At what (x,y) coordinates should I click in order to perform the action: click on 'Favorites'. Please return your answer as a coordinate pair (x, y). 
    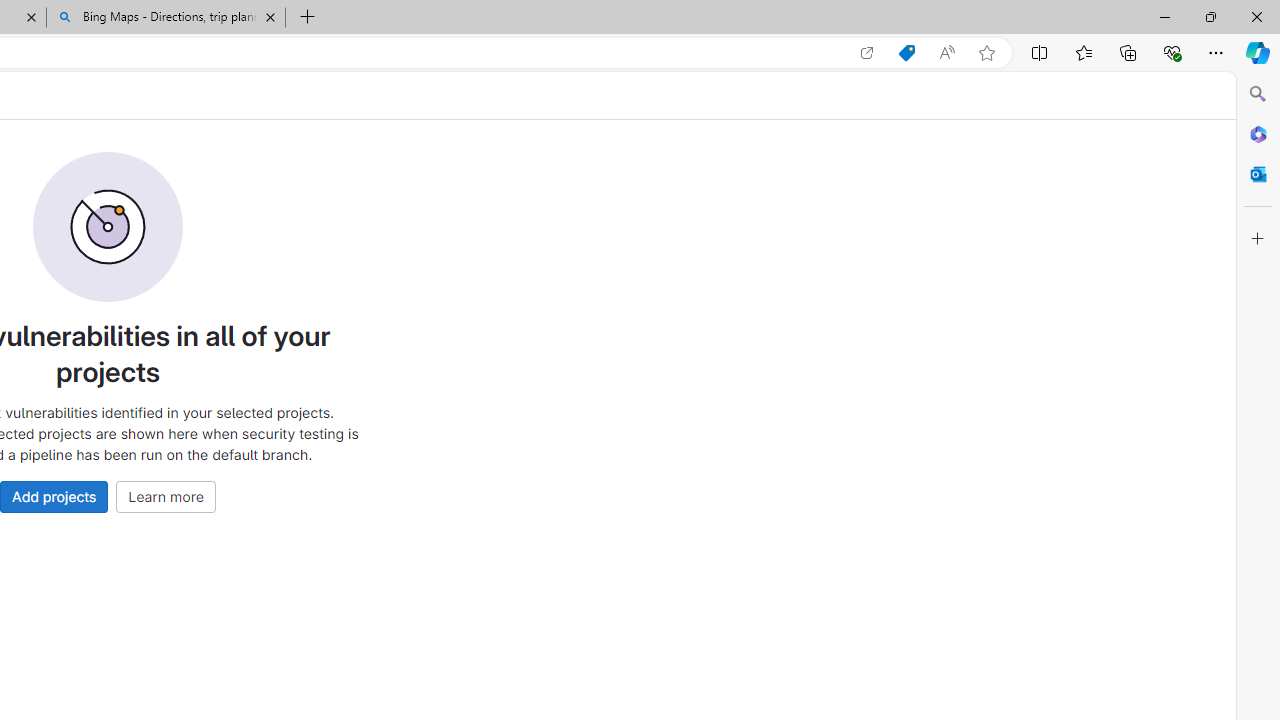
    Looking at the image, I should click on (1082, 51).